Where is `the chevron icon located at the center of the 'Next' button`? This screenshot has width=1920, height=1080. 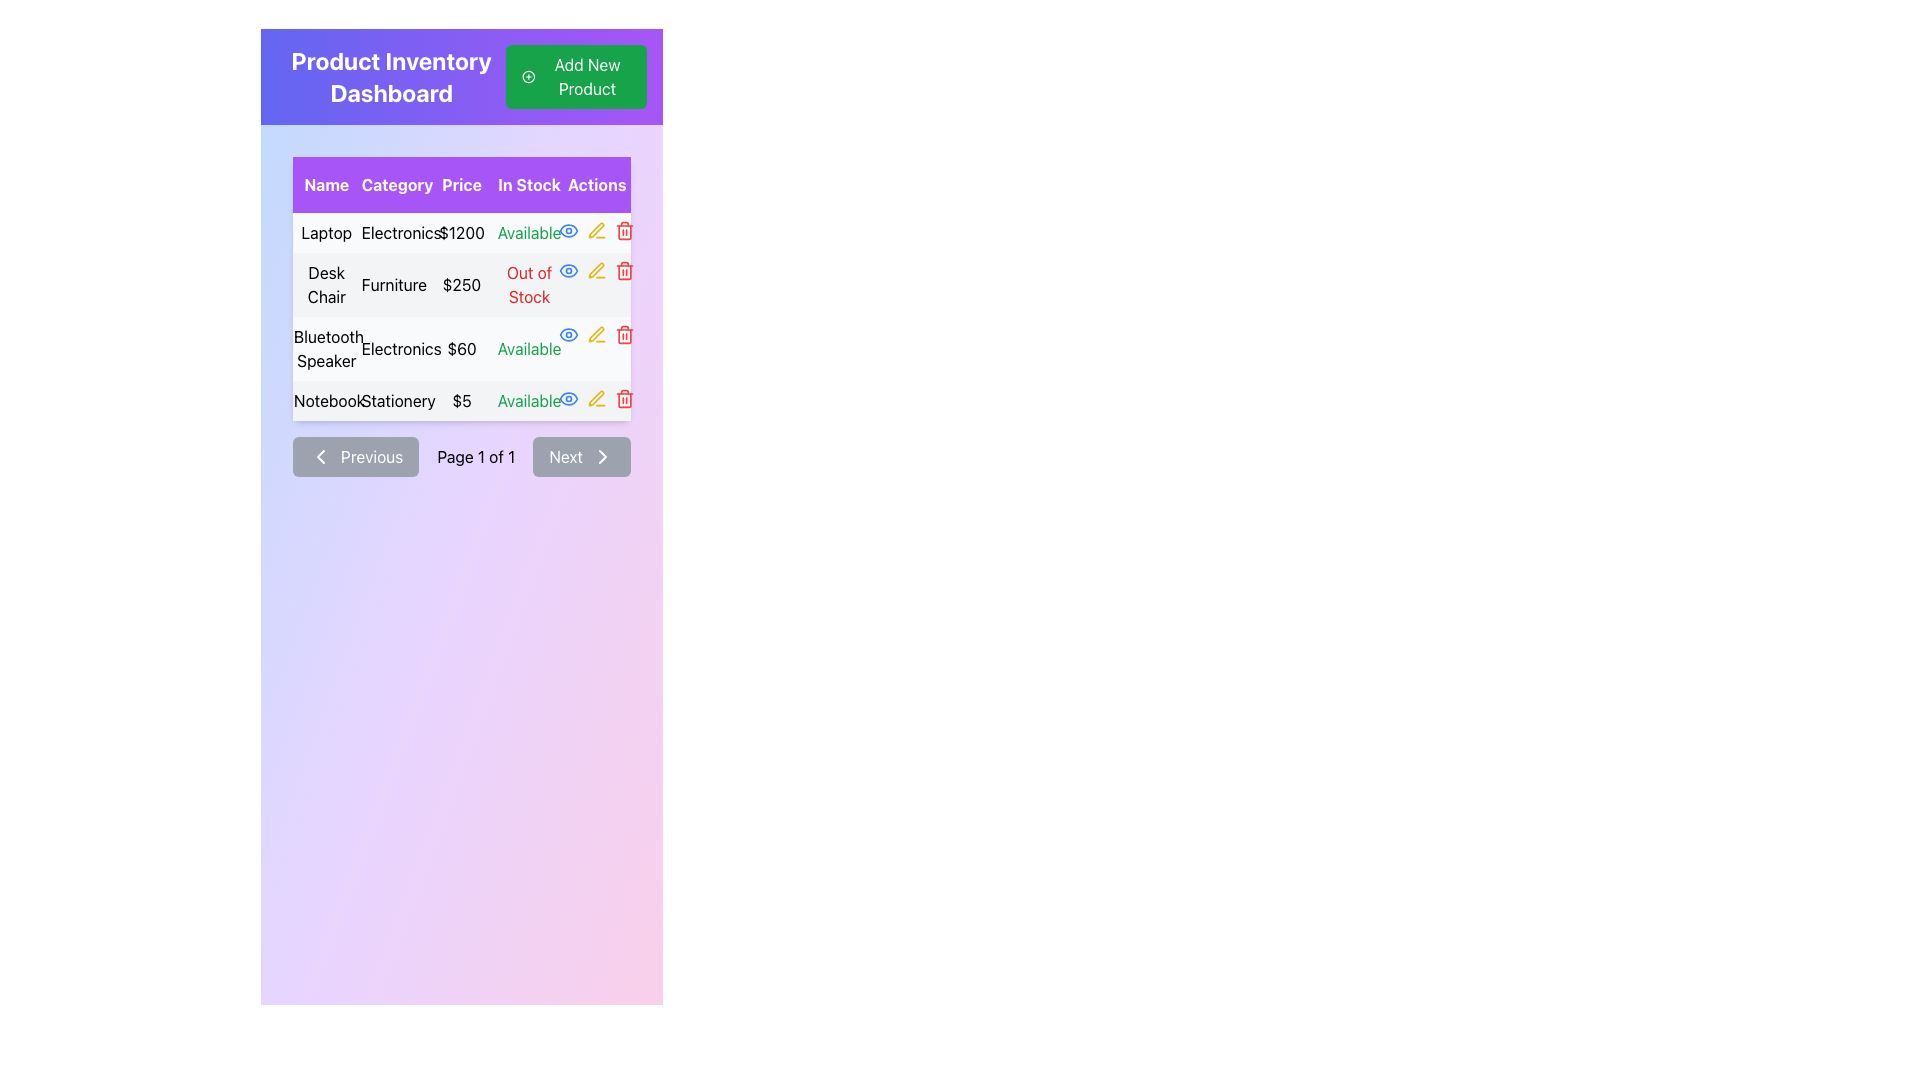
the chevron icon located at the center of the 'Next' button is located at coordinates (602, 456).